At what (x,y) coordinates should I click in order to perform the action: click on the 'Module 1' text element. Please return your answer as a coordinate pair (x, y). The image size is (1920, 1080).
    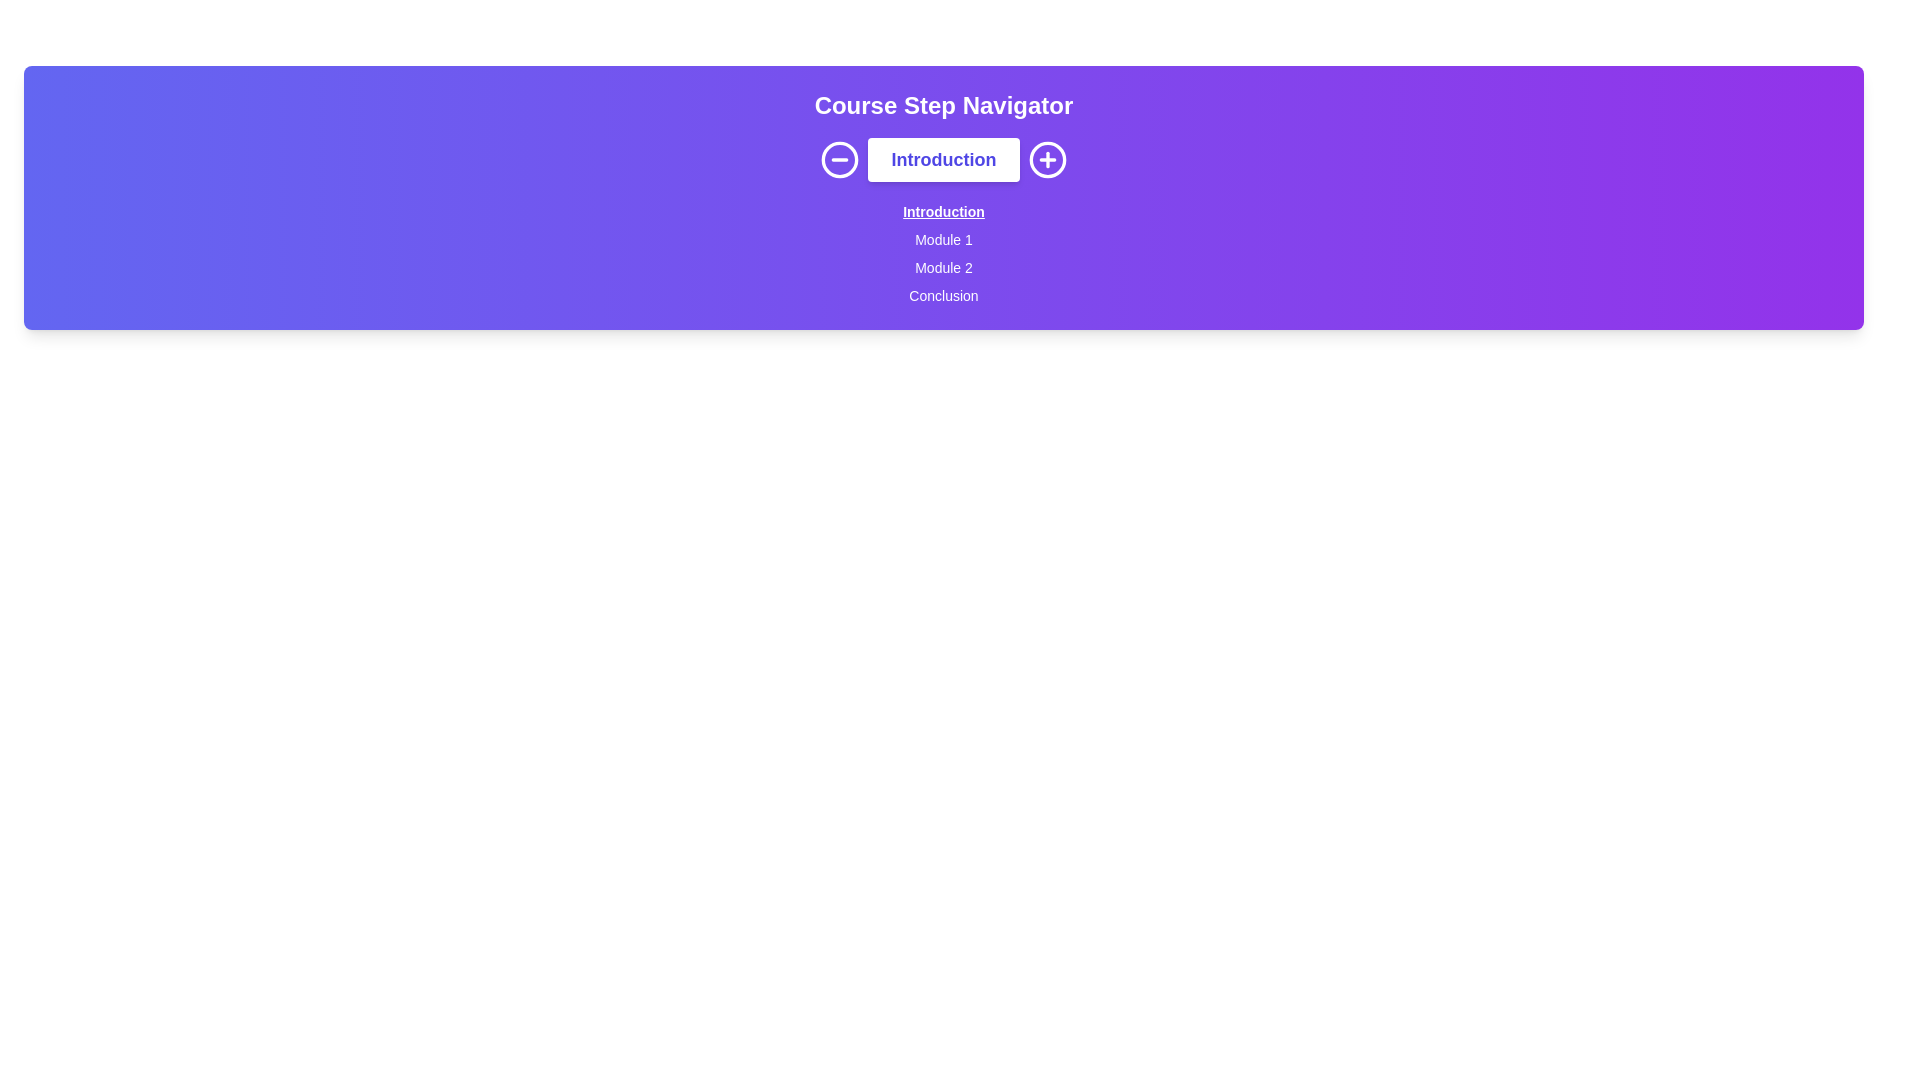
    Looking at the image, I should click on (943, 249).